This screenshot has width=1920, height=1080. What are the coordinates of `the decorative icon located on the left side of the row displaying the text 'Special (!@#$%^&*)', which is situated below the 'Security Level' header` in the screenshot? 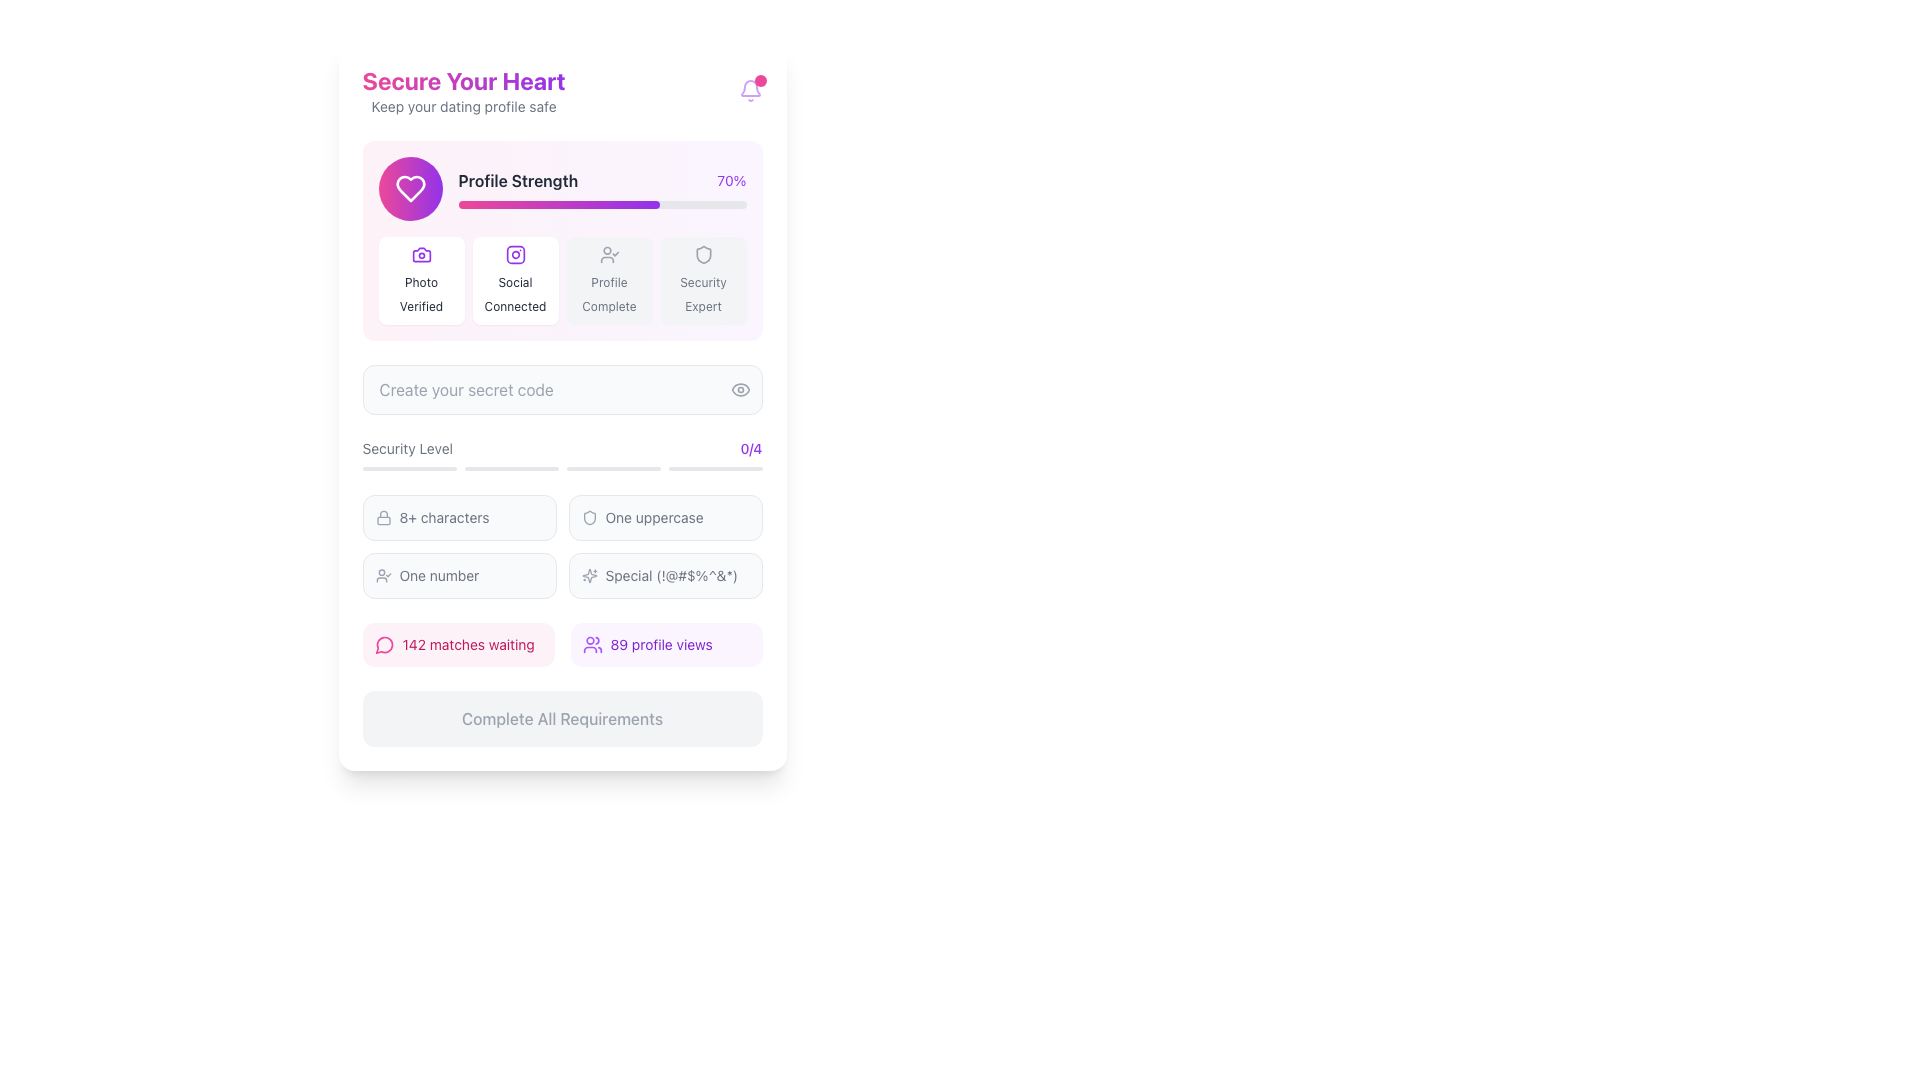 It's located at (588, 575).